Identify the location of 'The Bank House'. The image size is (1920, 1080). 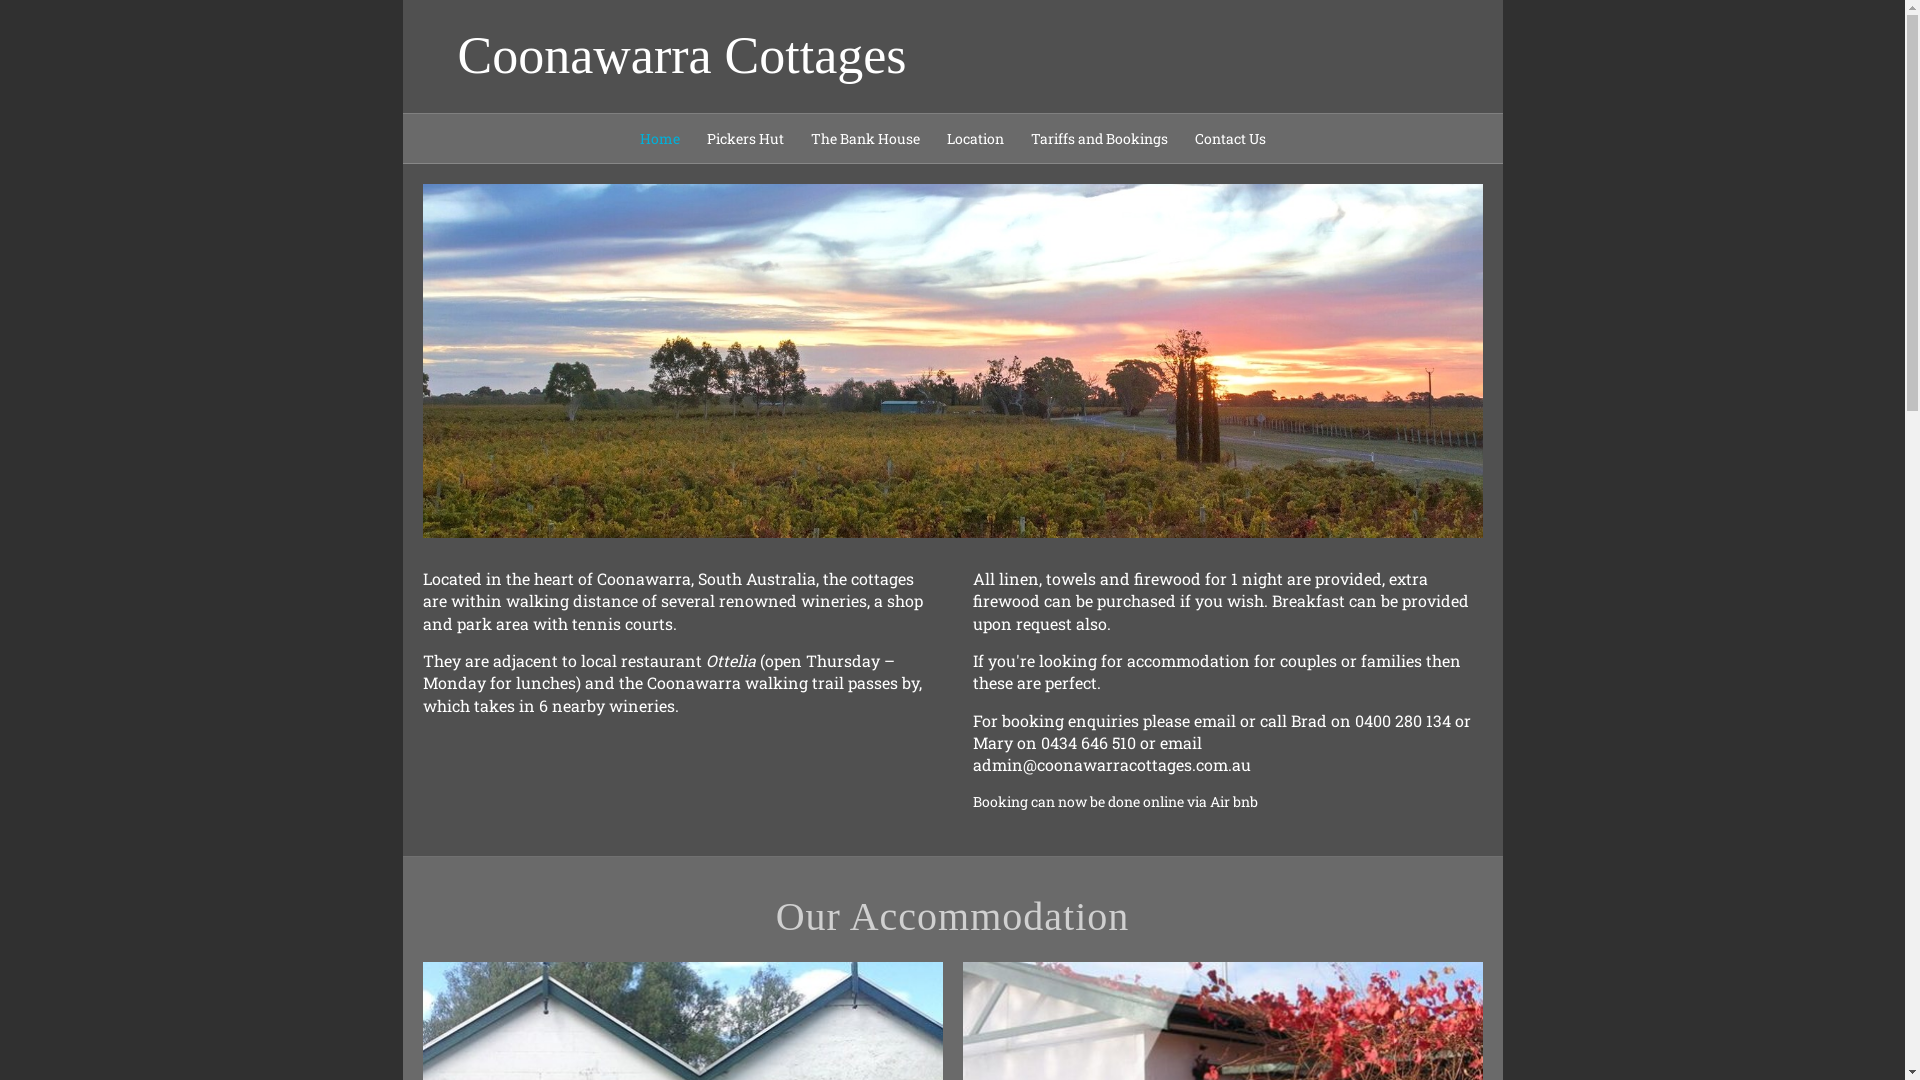
(864, 137).